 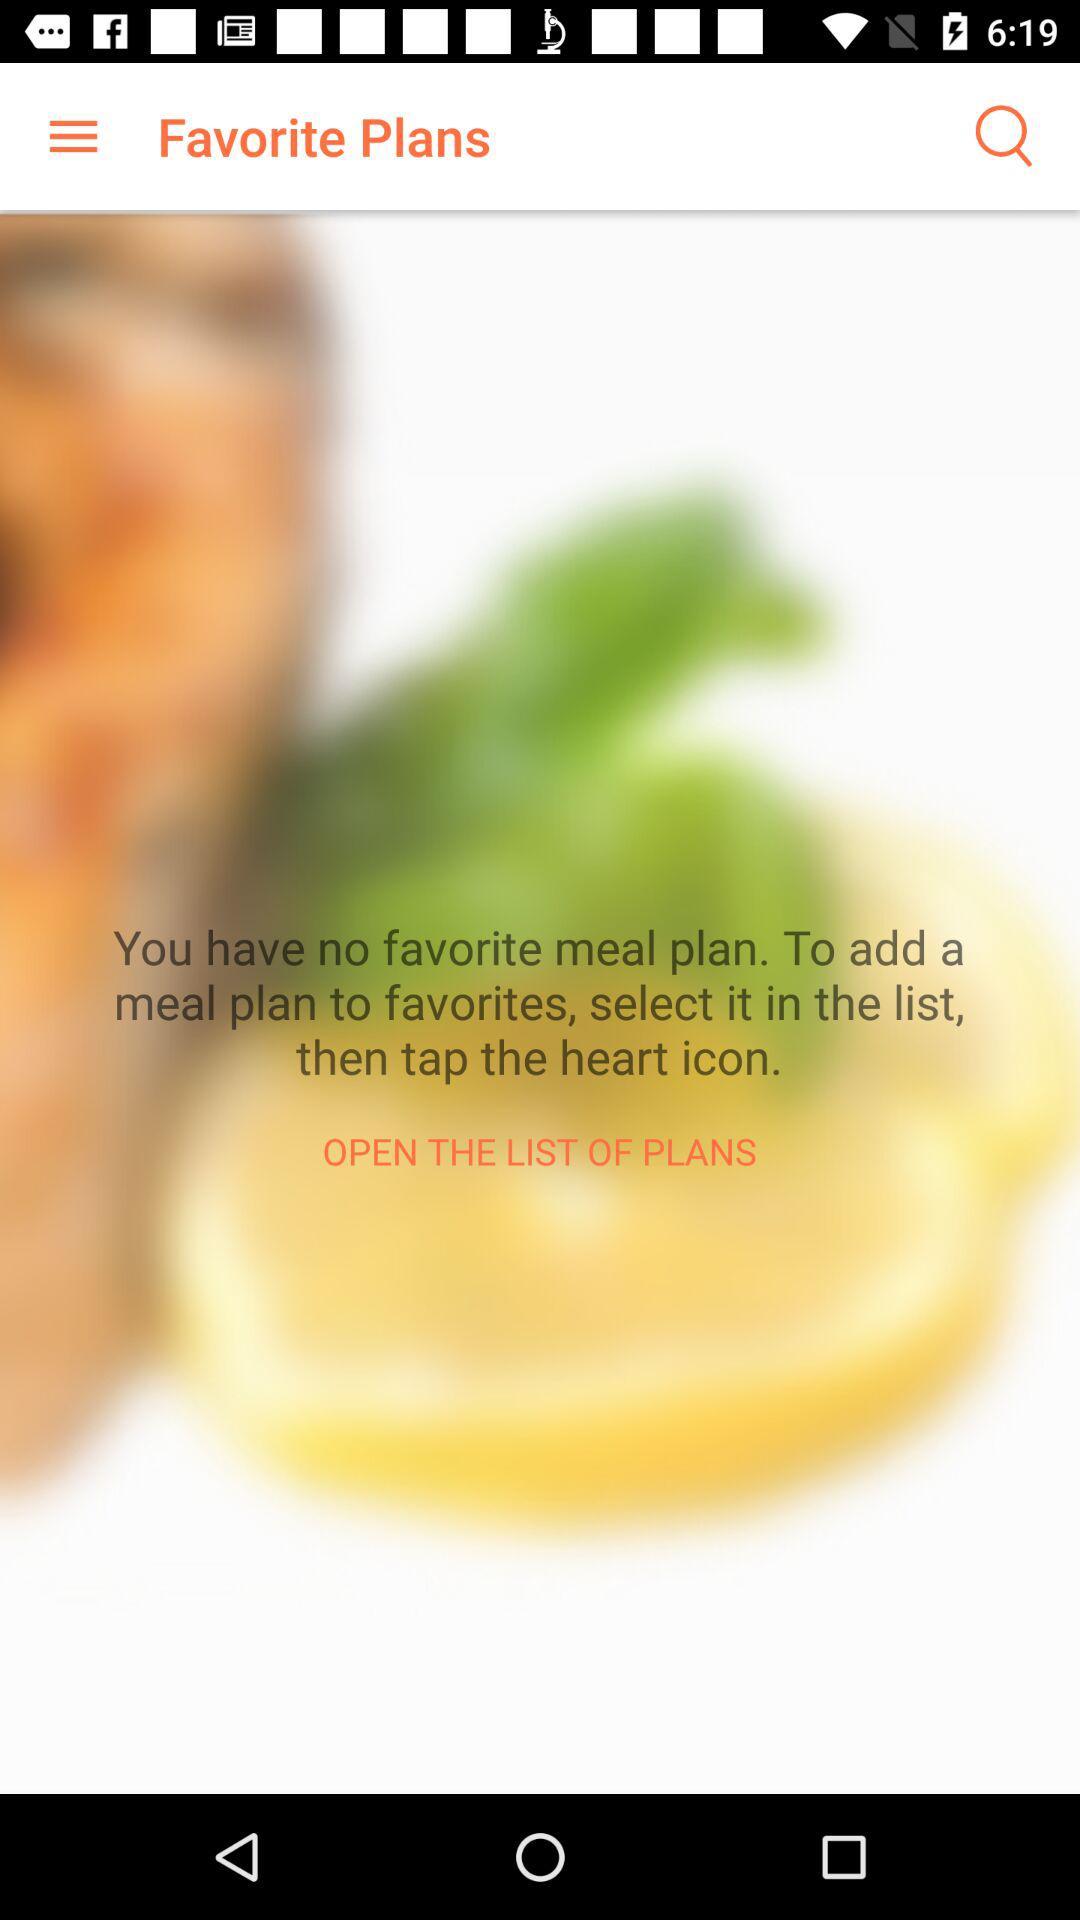 I want to click on look for more, so click(x=1001, y=135).